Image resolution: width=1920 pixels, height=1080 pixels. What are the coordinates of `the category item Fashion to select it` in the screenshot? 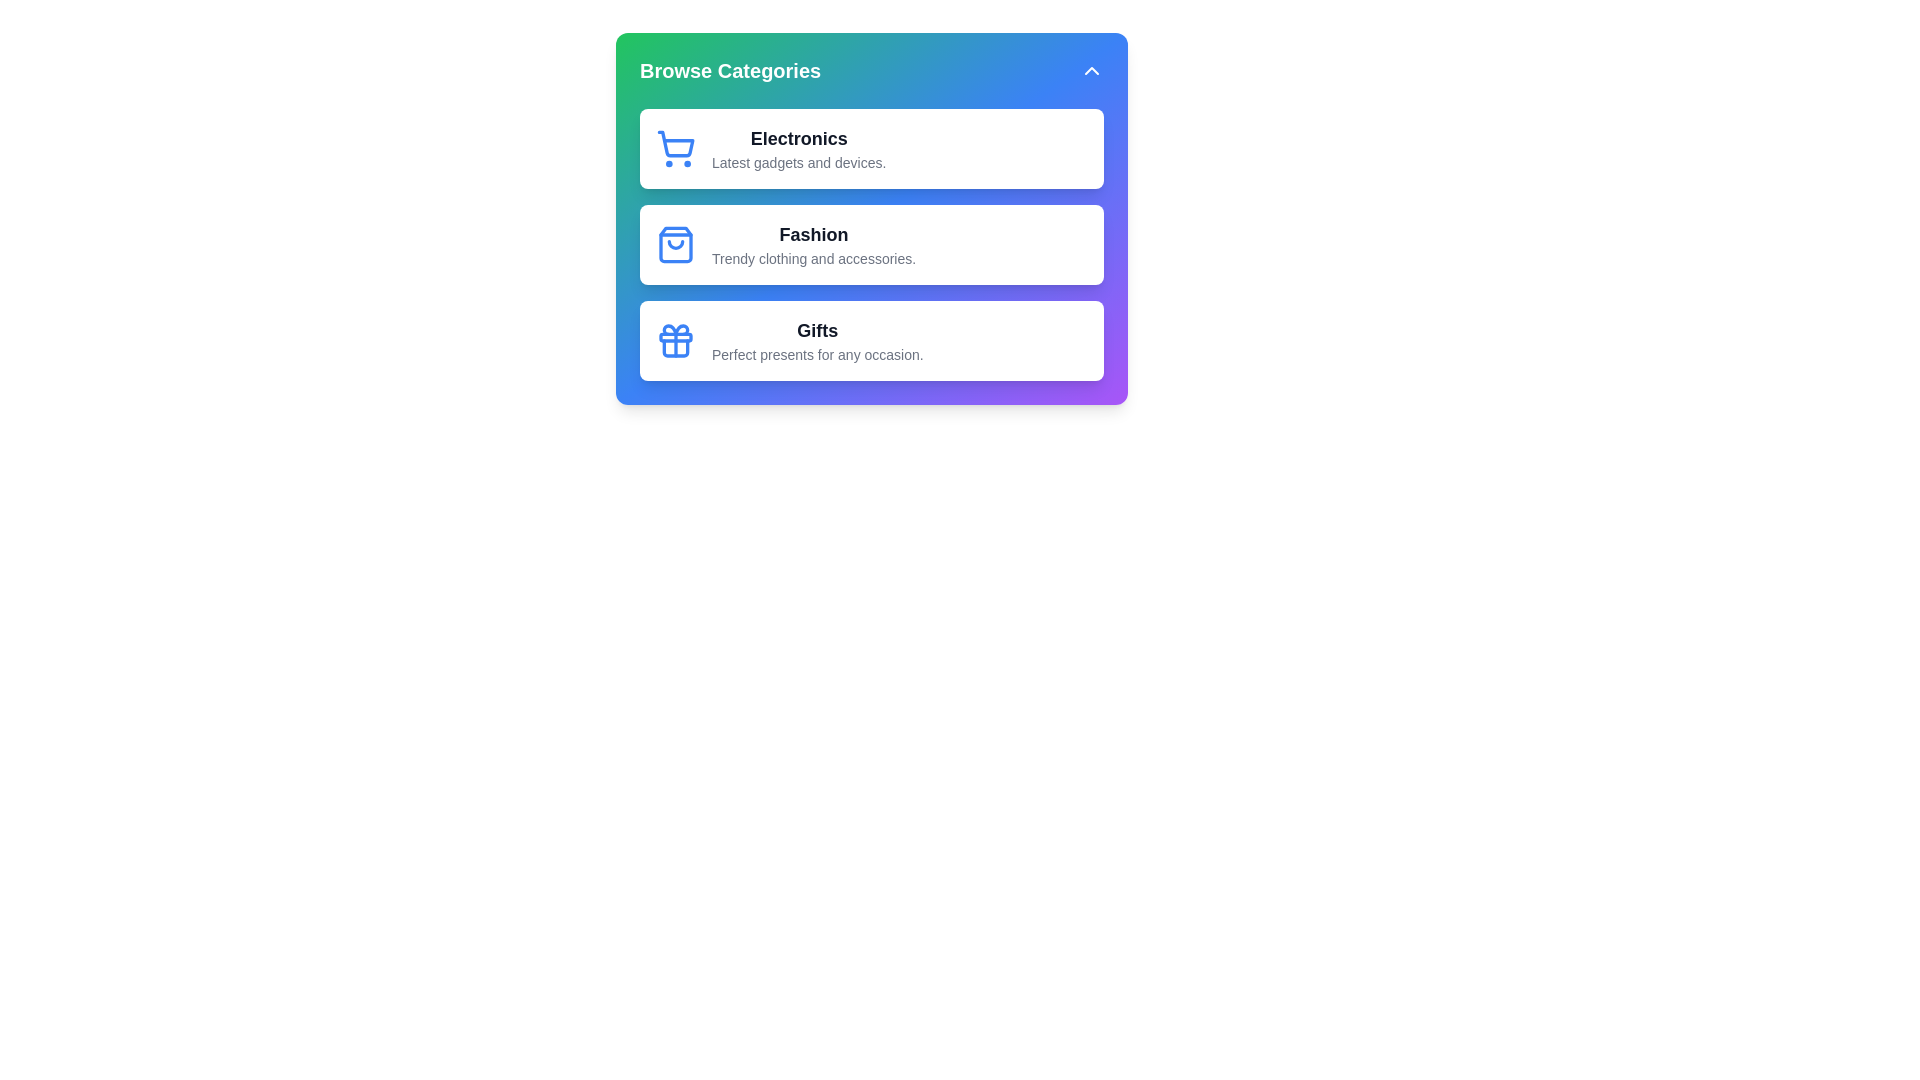 It's located at (872, 244).